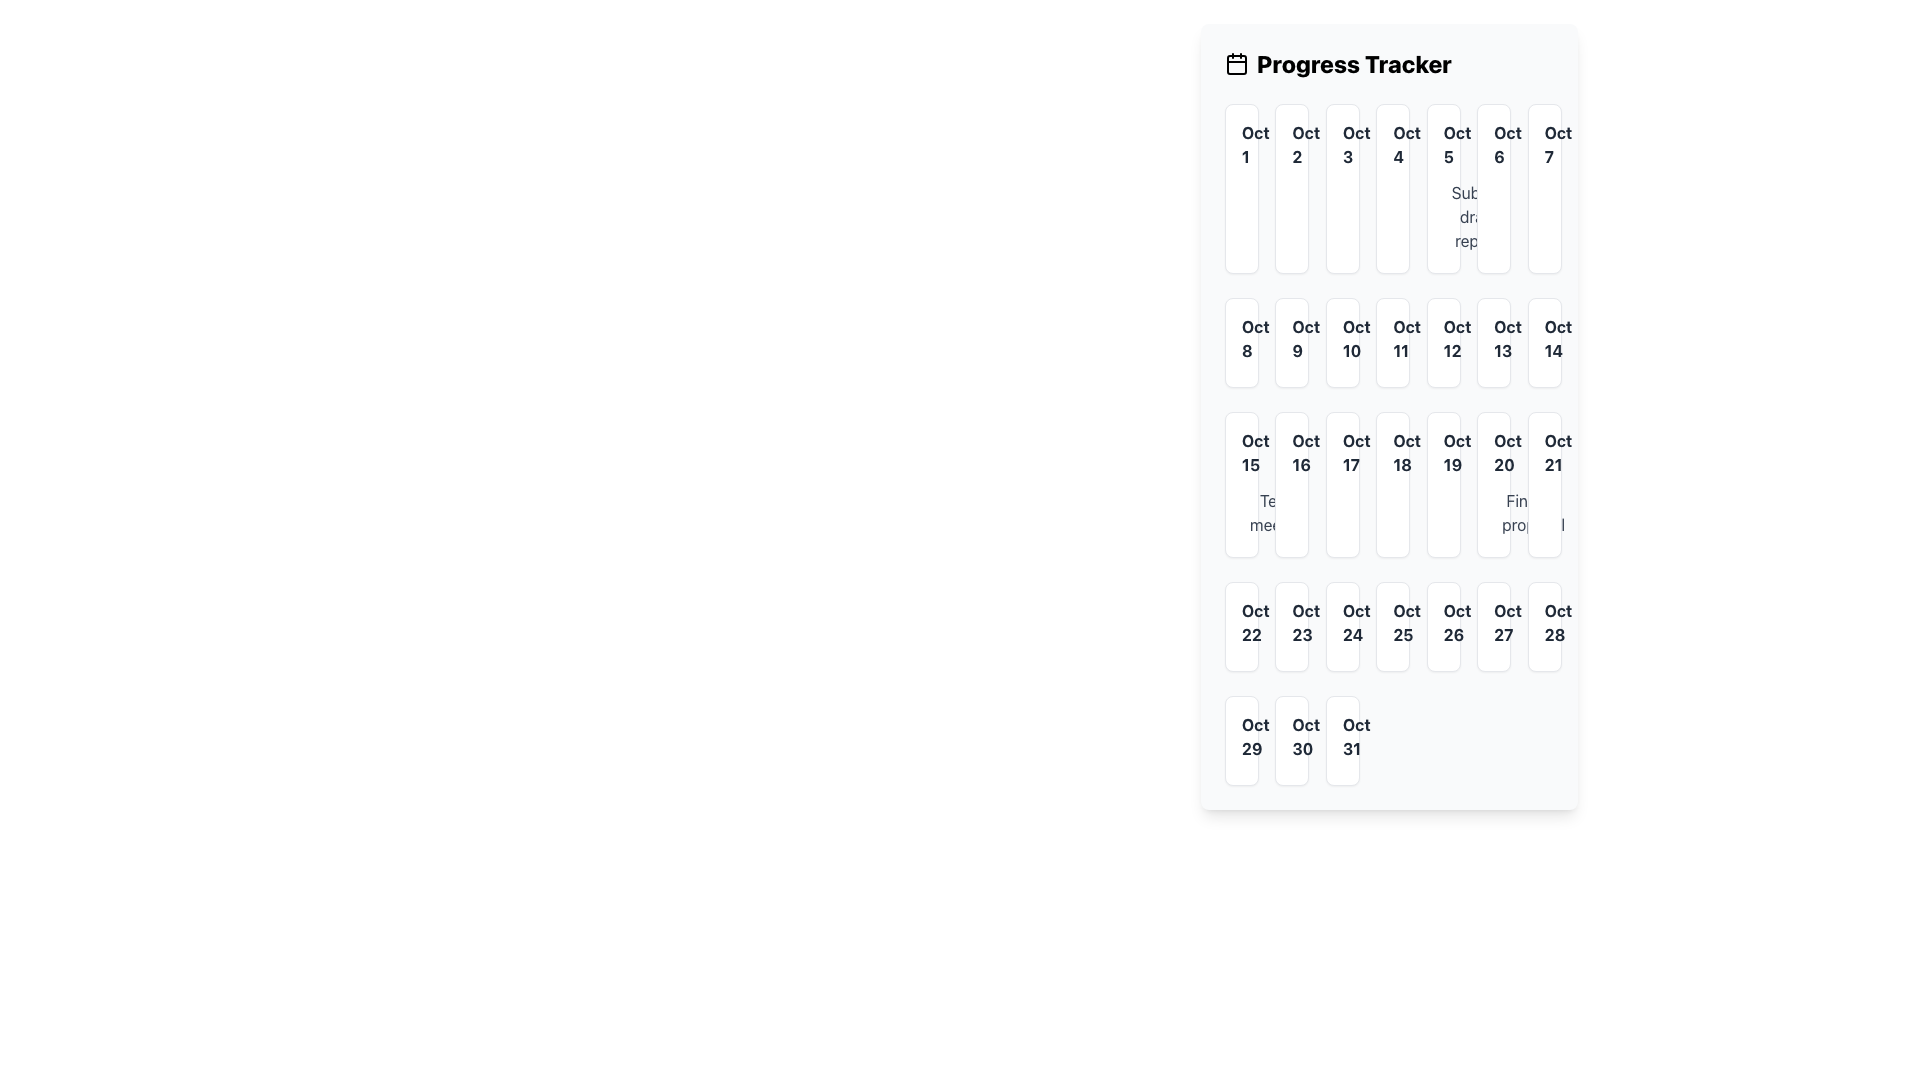 The width and height of the screenshot is (1920, 1080). I want to click on the static label UI component that marks a specific date in the progress tracker, located in the sixth column of the fourth row, between 'Oct 25' and 'Oct 27', so click(1443, 626).